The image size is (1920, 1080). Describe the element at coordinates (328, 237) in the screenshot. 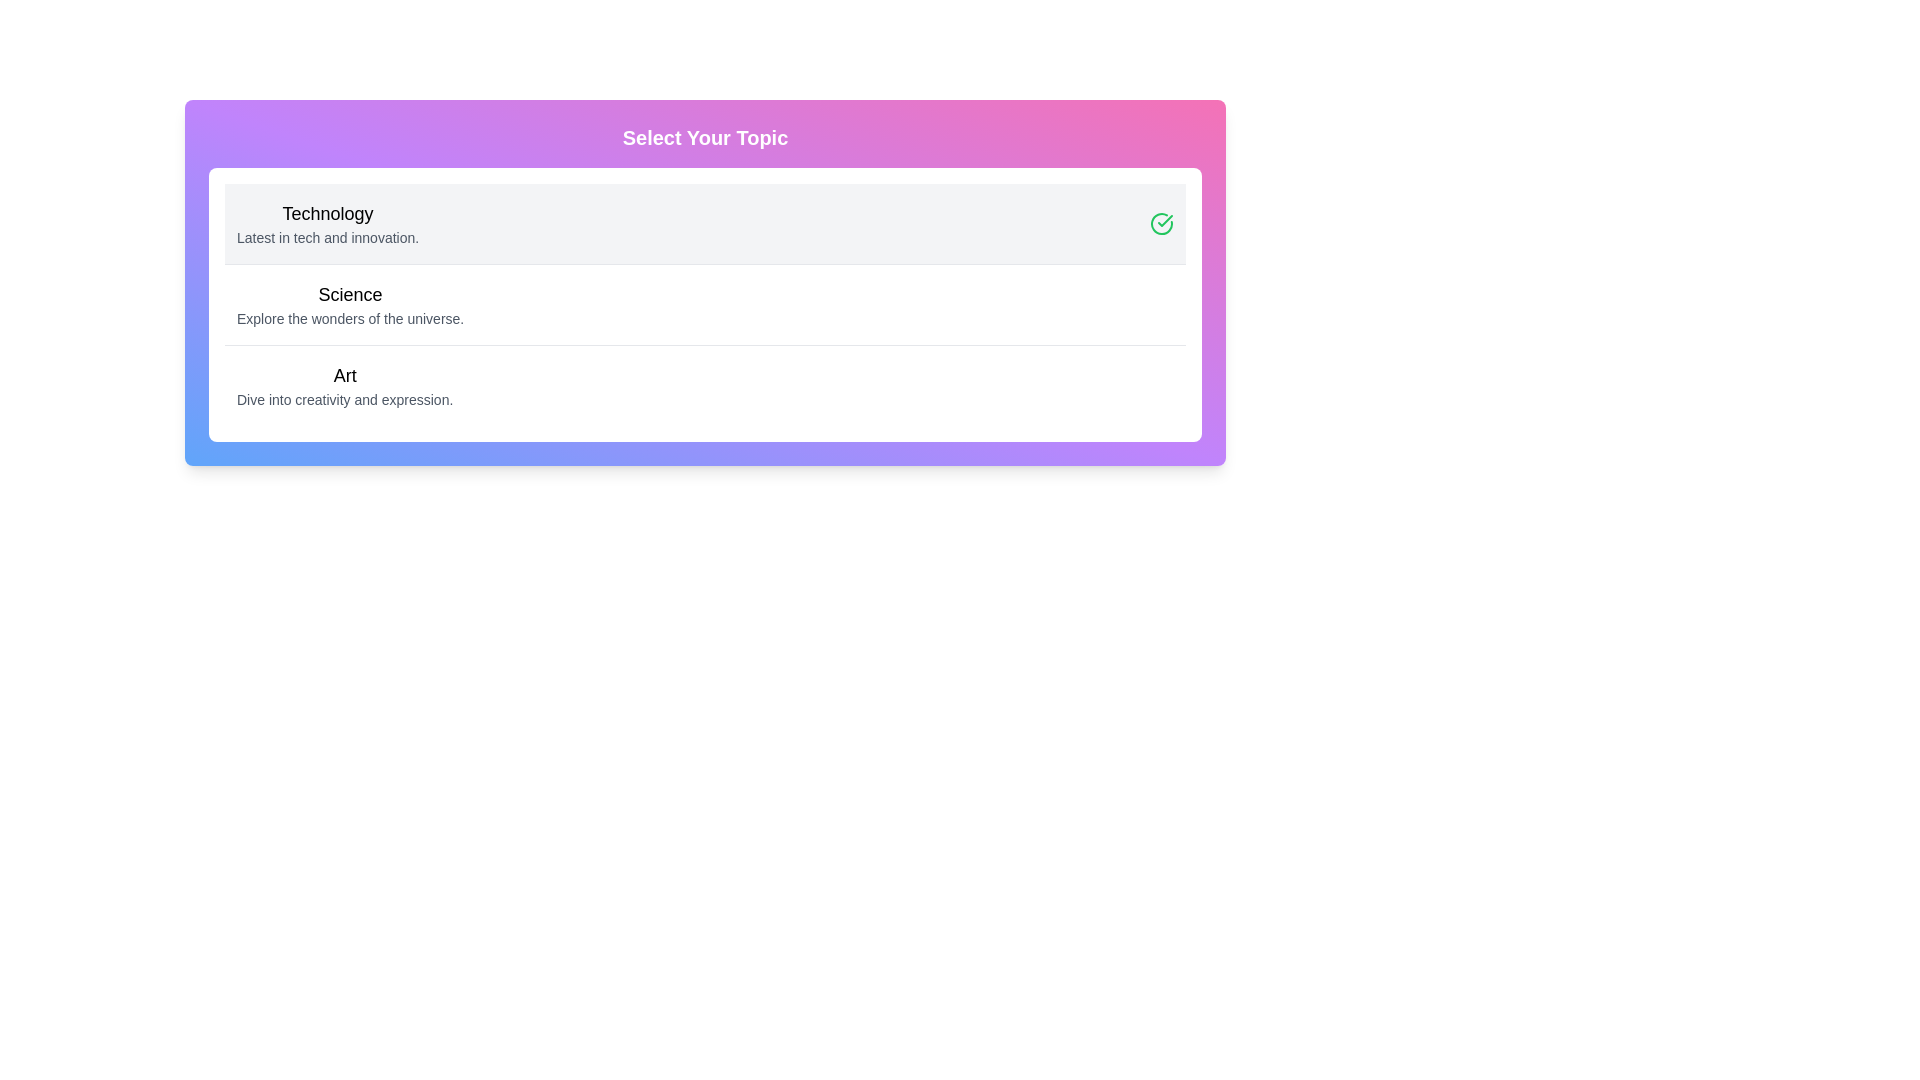

I see `the text label that reads 'Latest in tech and innovation.' which is positioned beneath the 'Technology' header in the first card of topics` at that location.